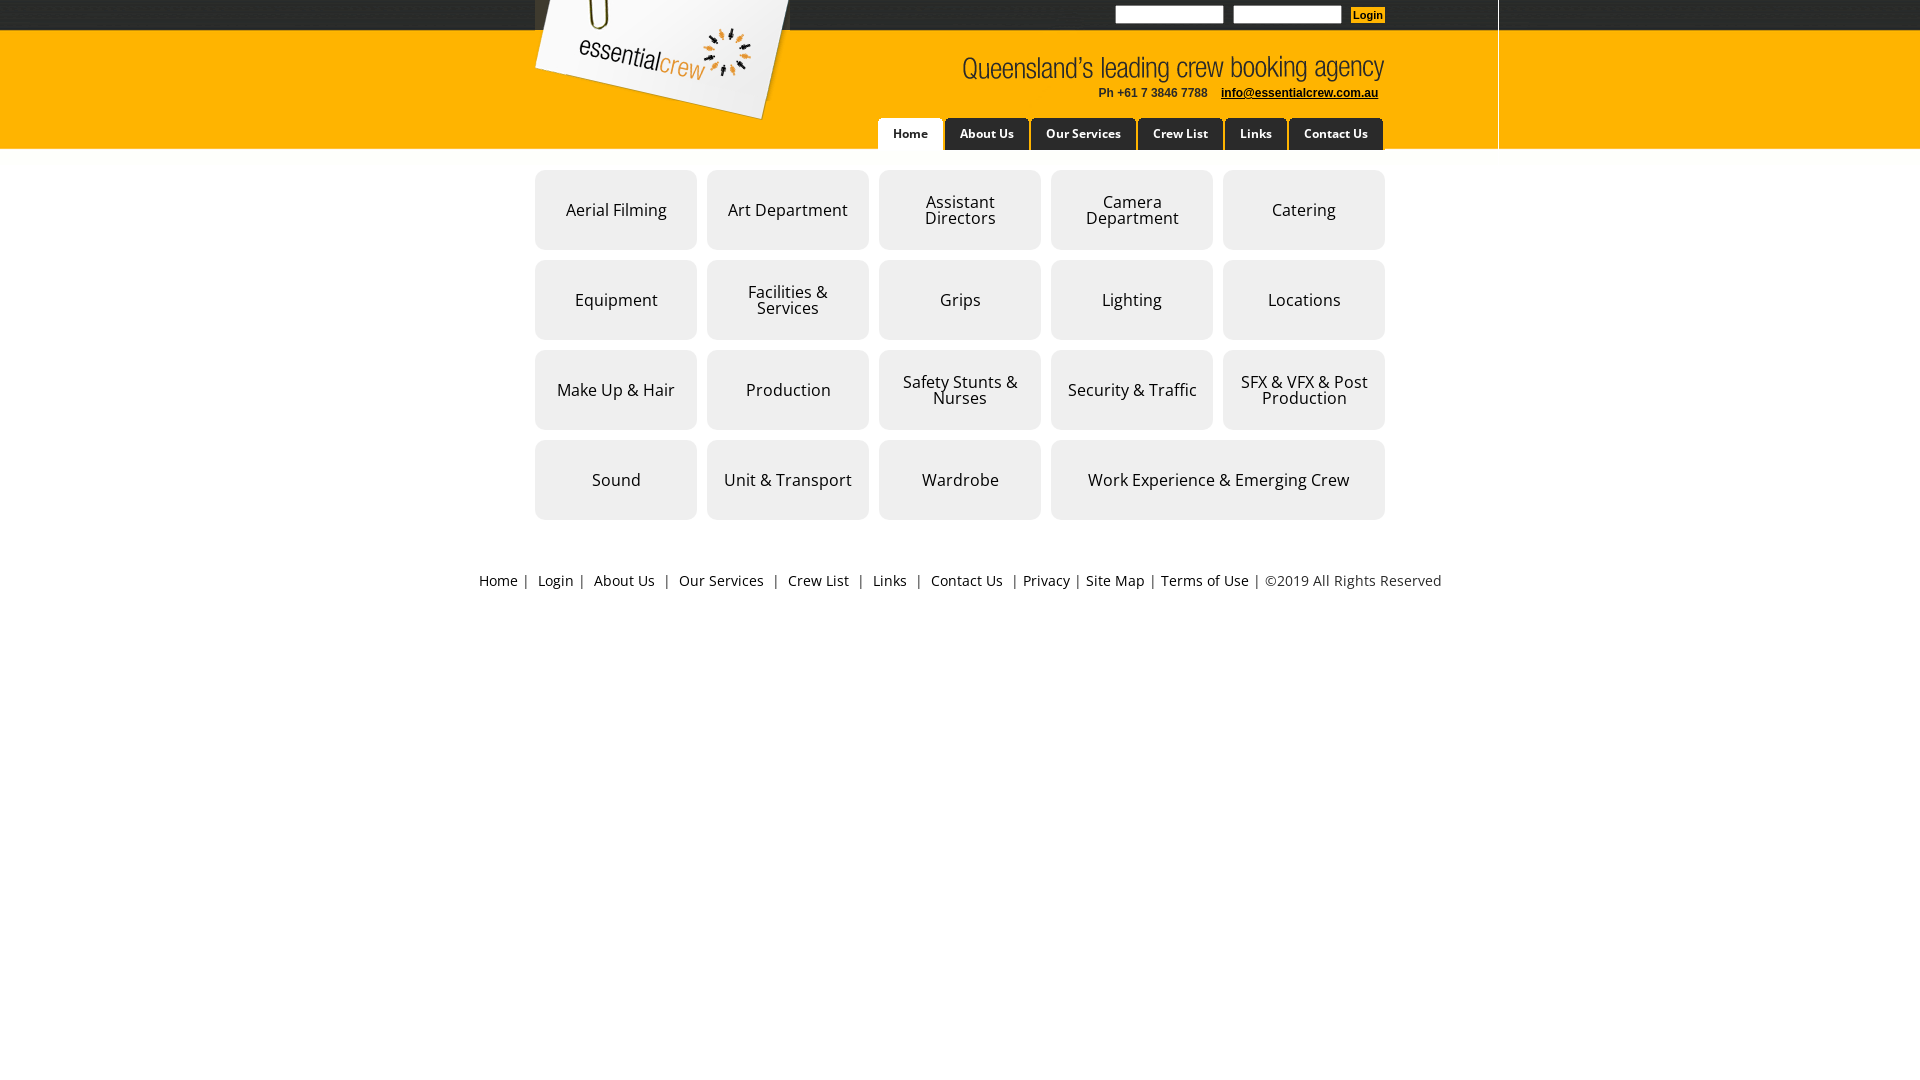 The image size is (1920, 1080). I want to click on 'Security & Traffic', so click(1132, 389).